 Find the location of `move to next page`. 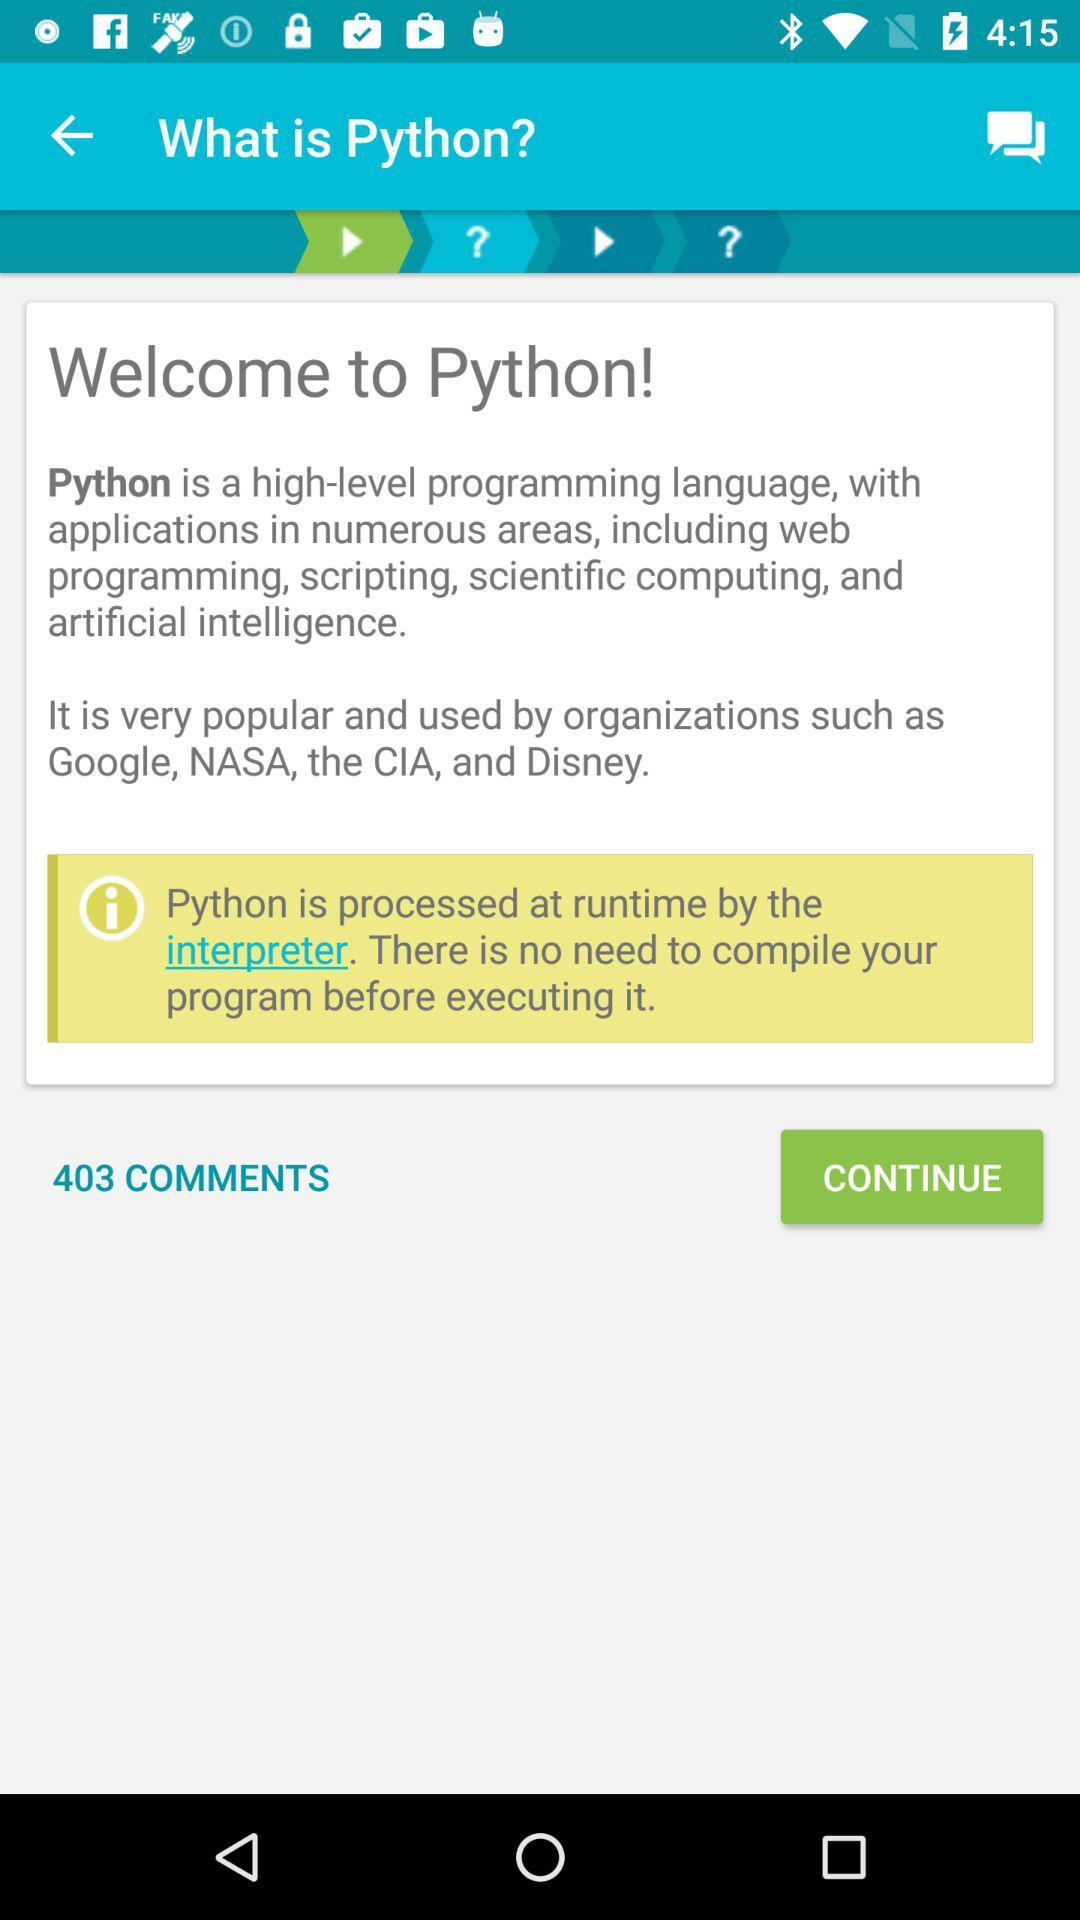

move to next page is located at coordinates (601, 240).